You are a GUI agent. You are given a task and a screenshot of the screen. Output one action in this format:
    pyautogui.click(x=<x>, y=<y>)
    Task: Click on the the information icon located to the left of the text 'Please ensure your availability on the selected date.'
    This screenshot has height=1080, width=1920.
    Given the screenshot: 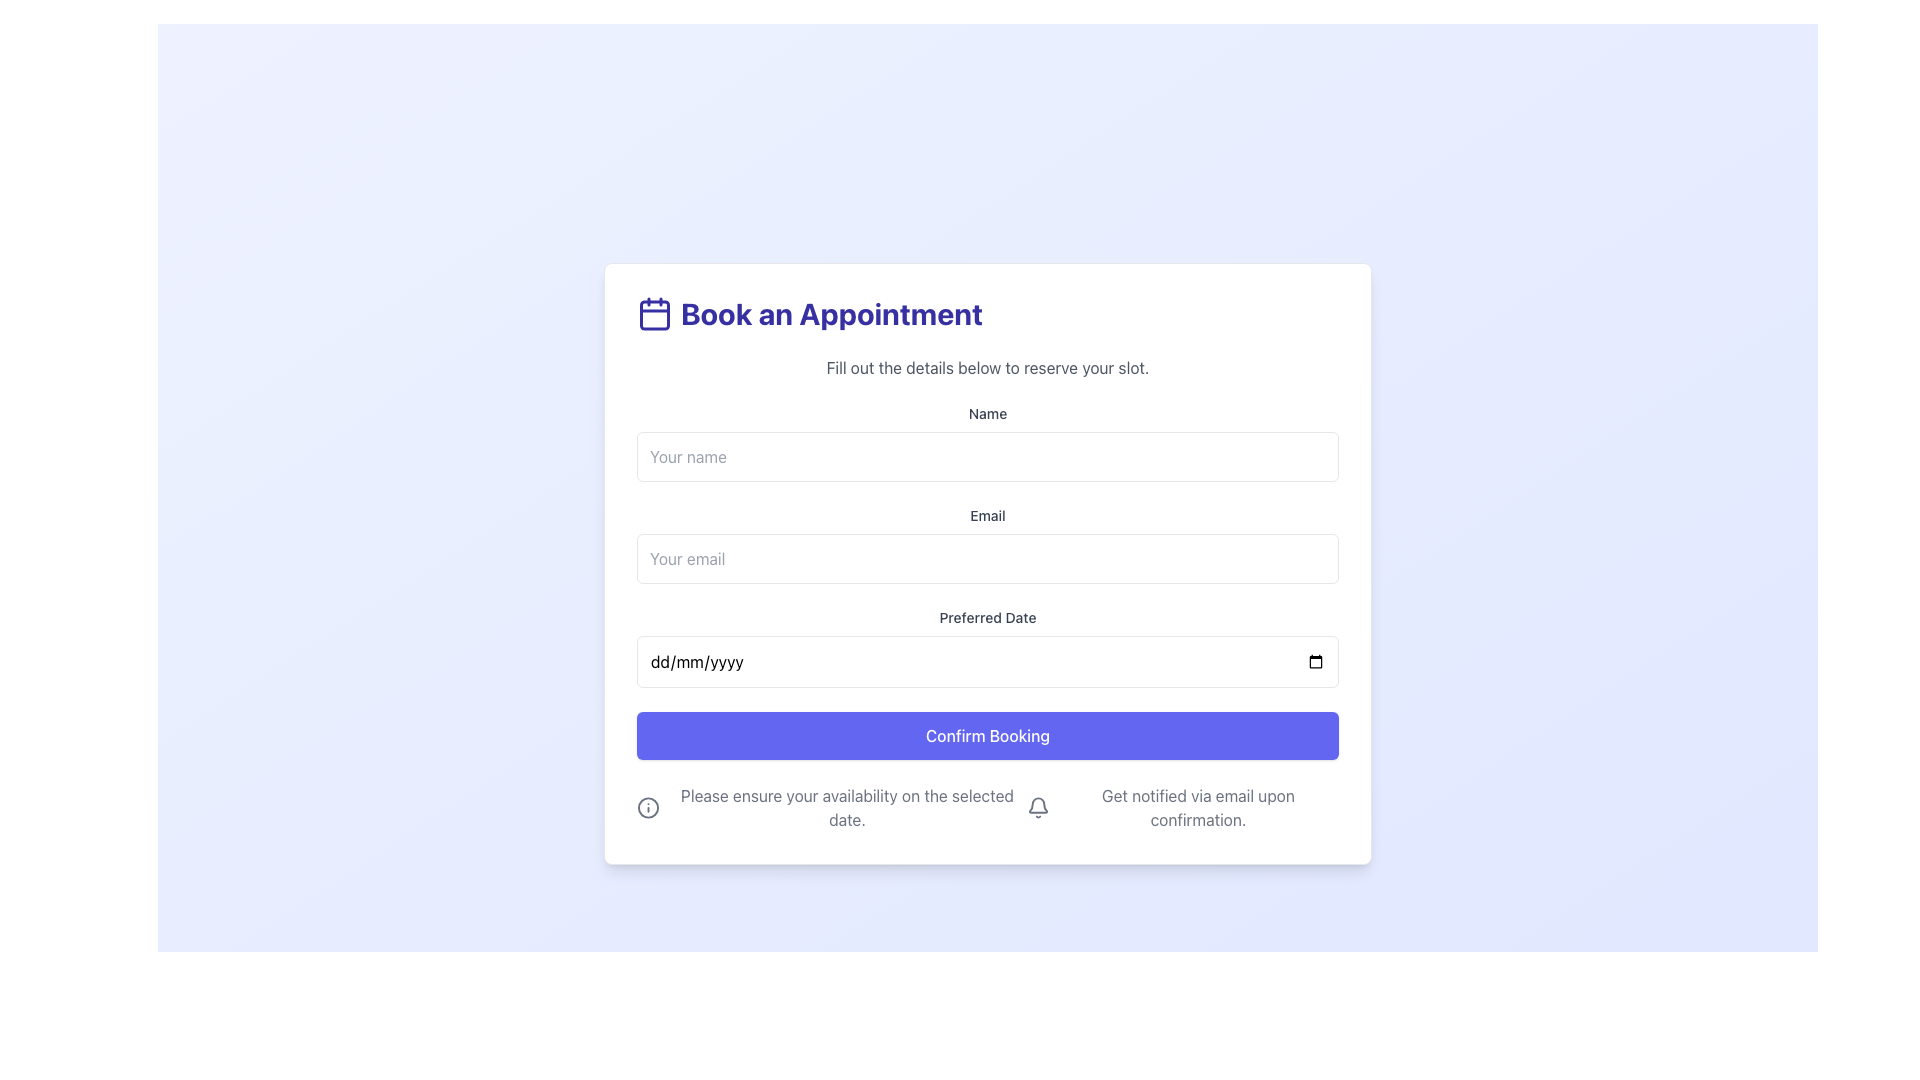 What is the action you would take?
    pyautogui.click(x=648, y=806)
    